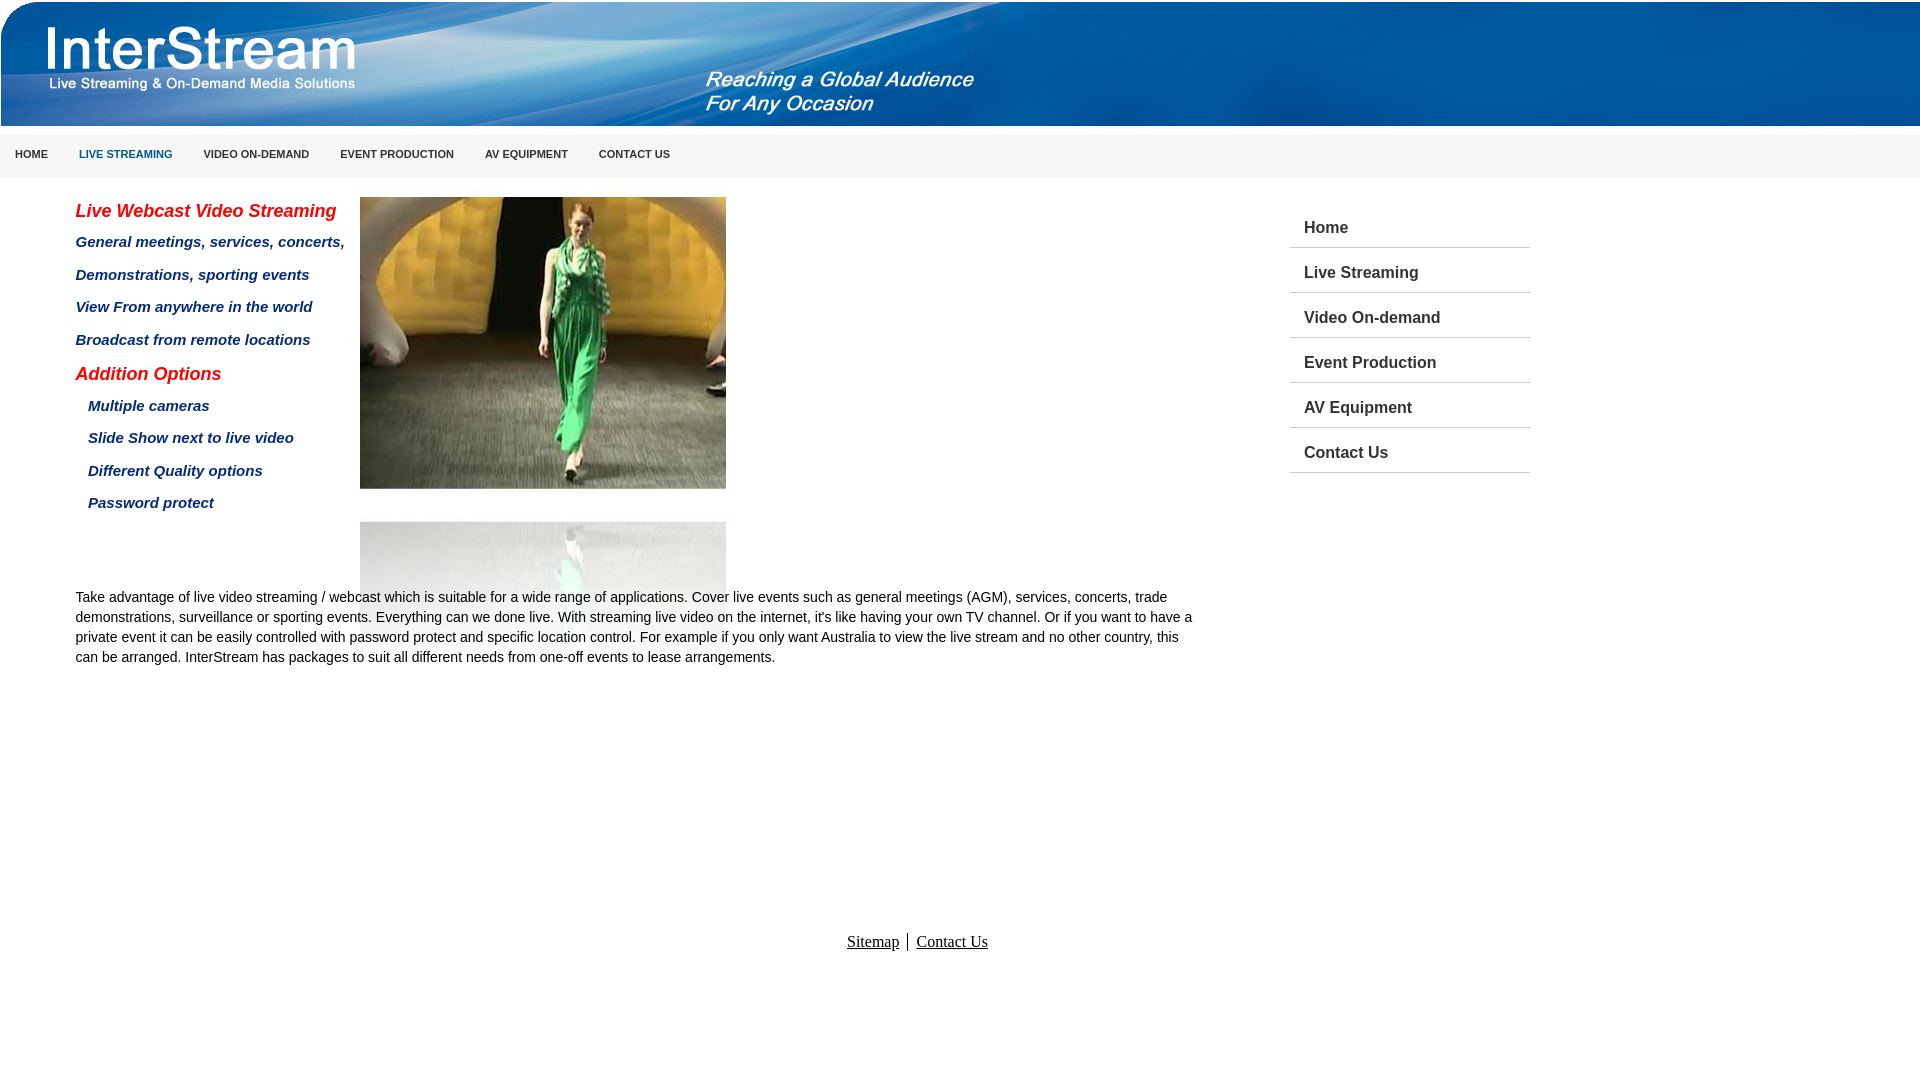 The height and width of the screenshot is (1080, 1920). I want to click on 'Home', so click(1415, 224).